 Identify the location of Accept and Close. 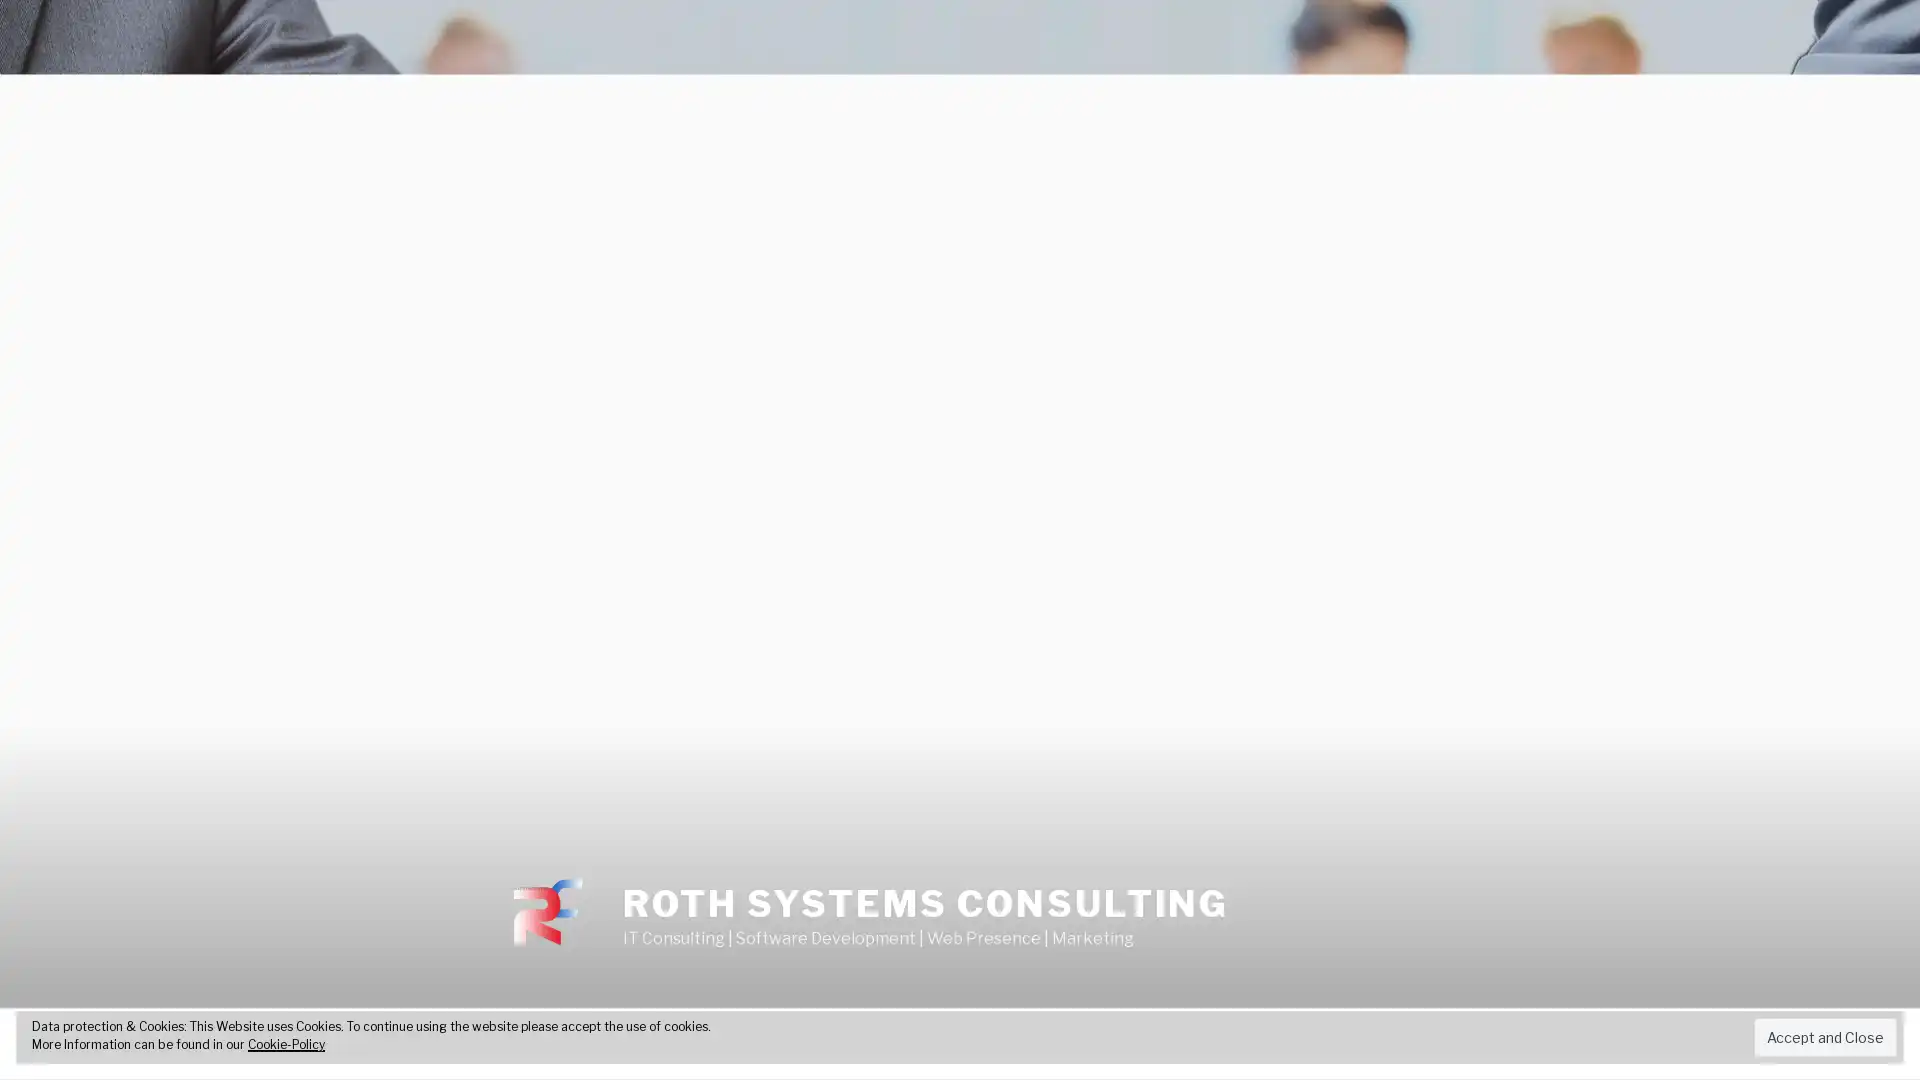
(1825, 1036).